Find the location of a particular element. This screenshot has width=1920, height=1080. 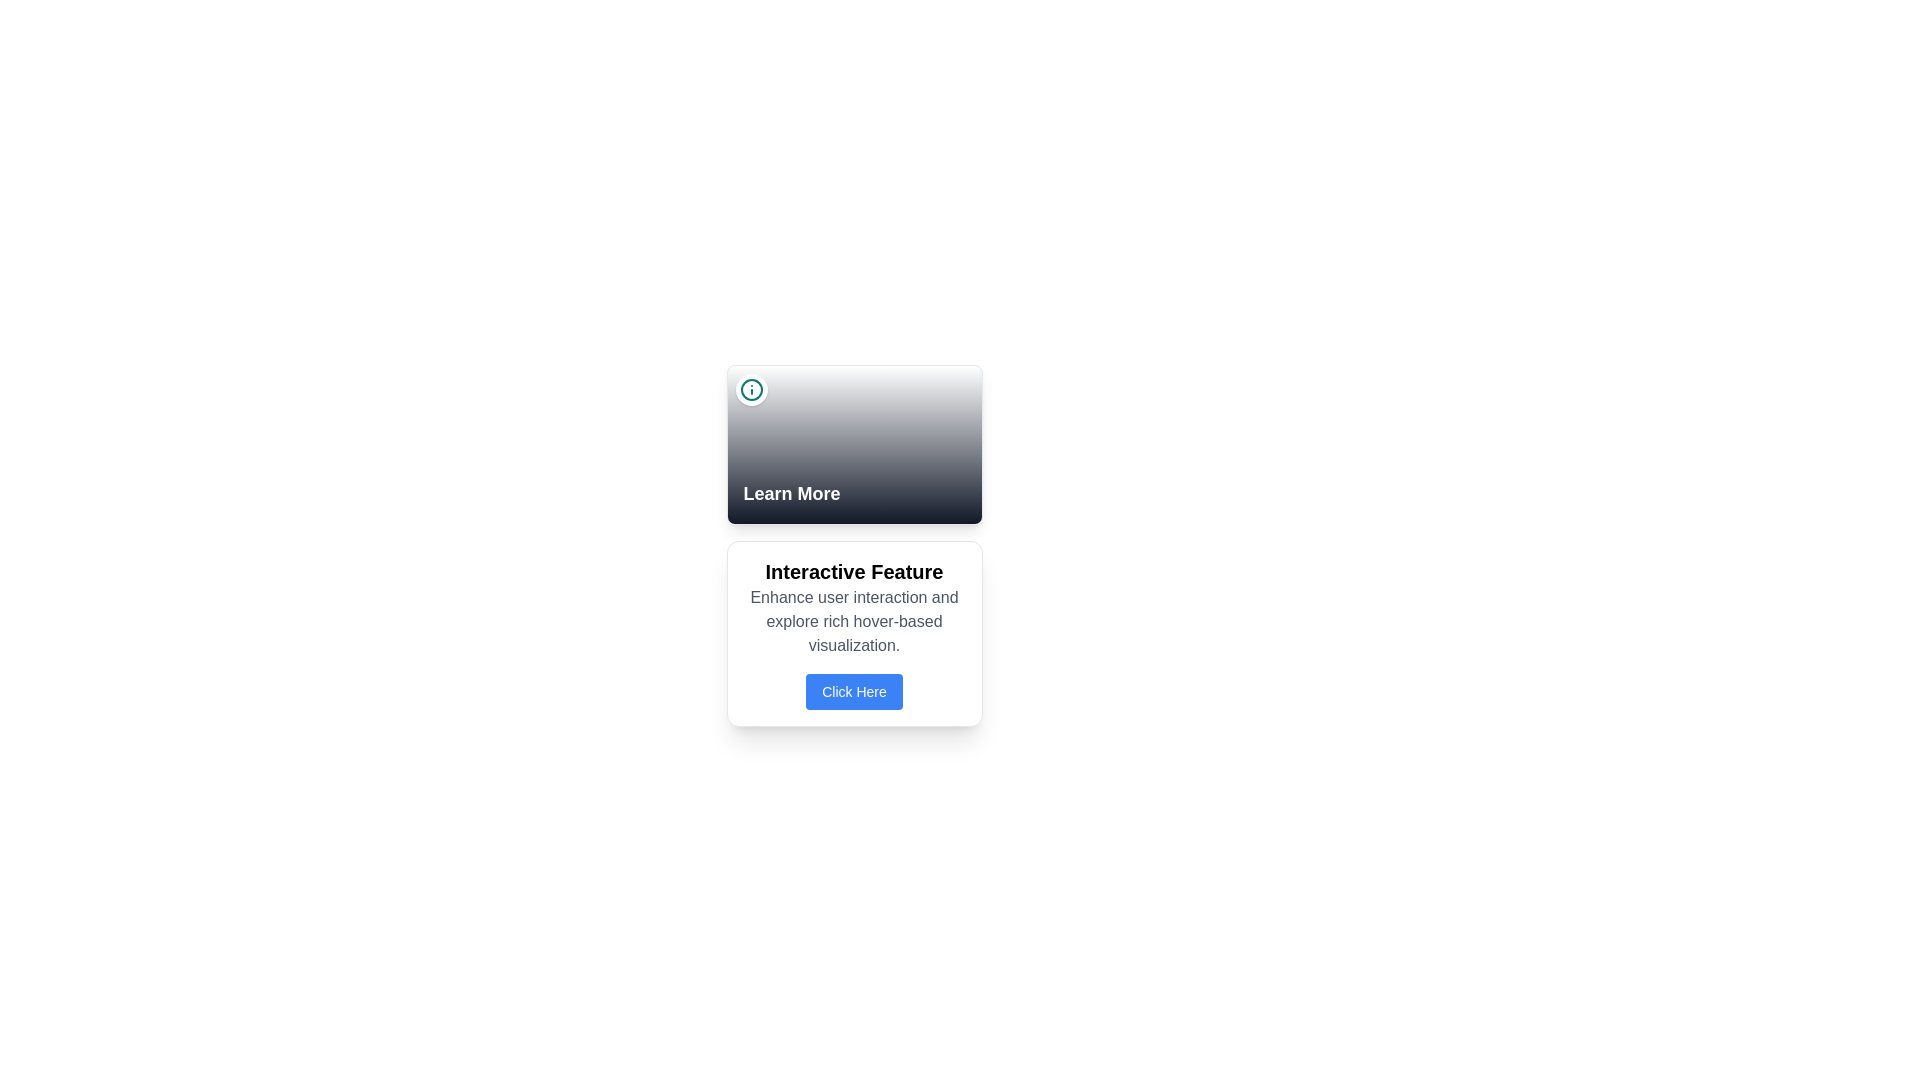

the circular information icon with a teal outline, located is located at coordinates (750, 389).